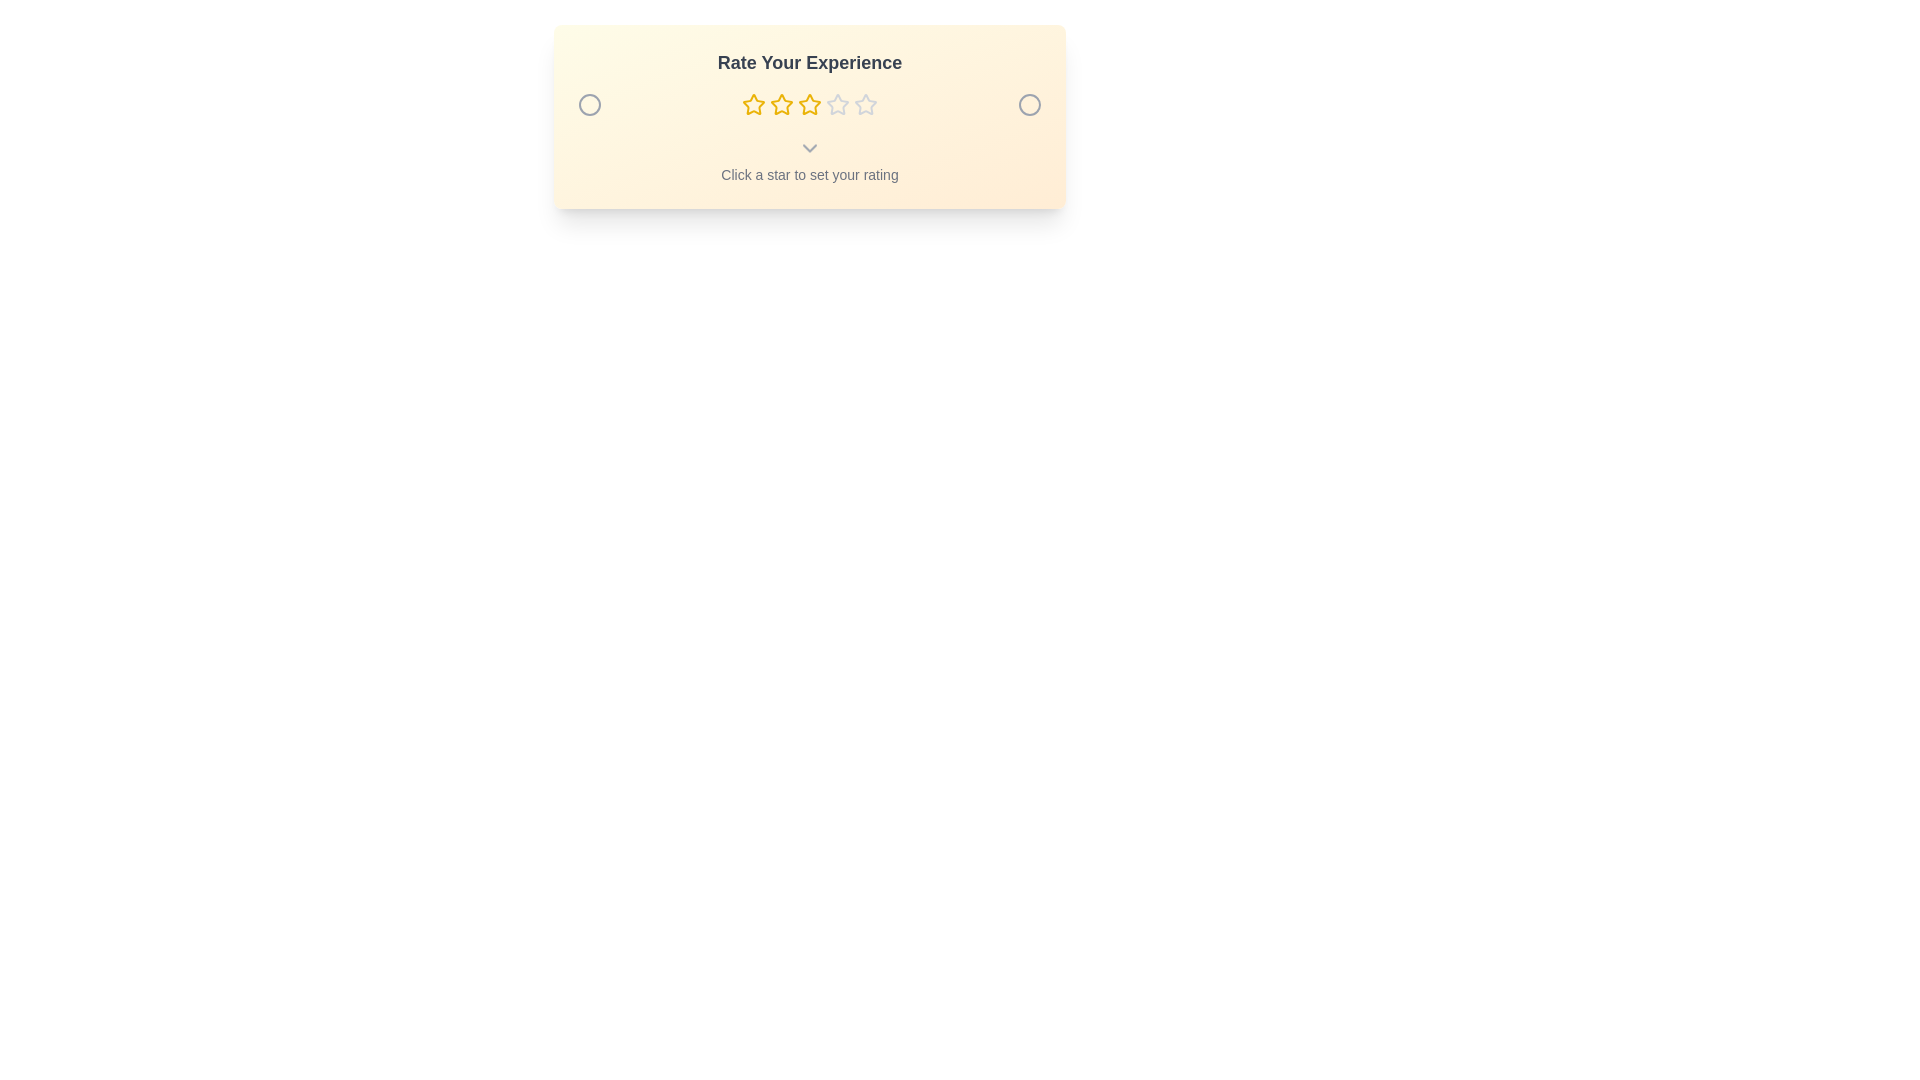 This screenshot has height=1080, width=1920. Describe the element at coordinates (781, 104) in the screenshot. I see `the star representing the desired rating 2` at that location.